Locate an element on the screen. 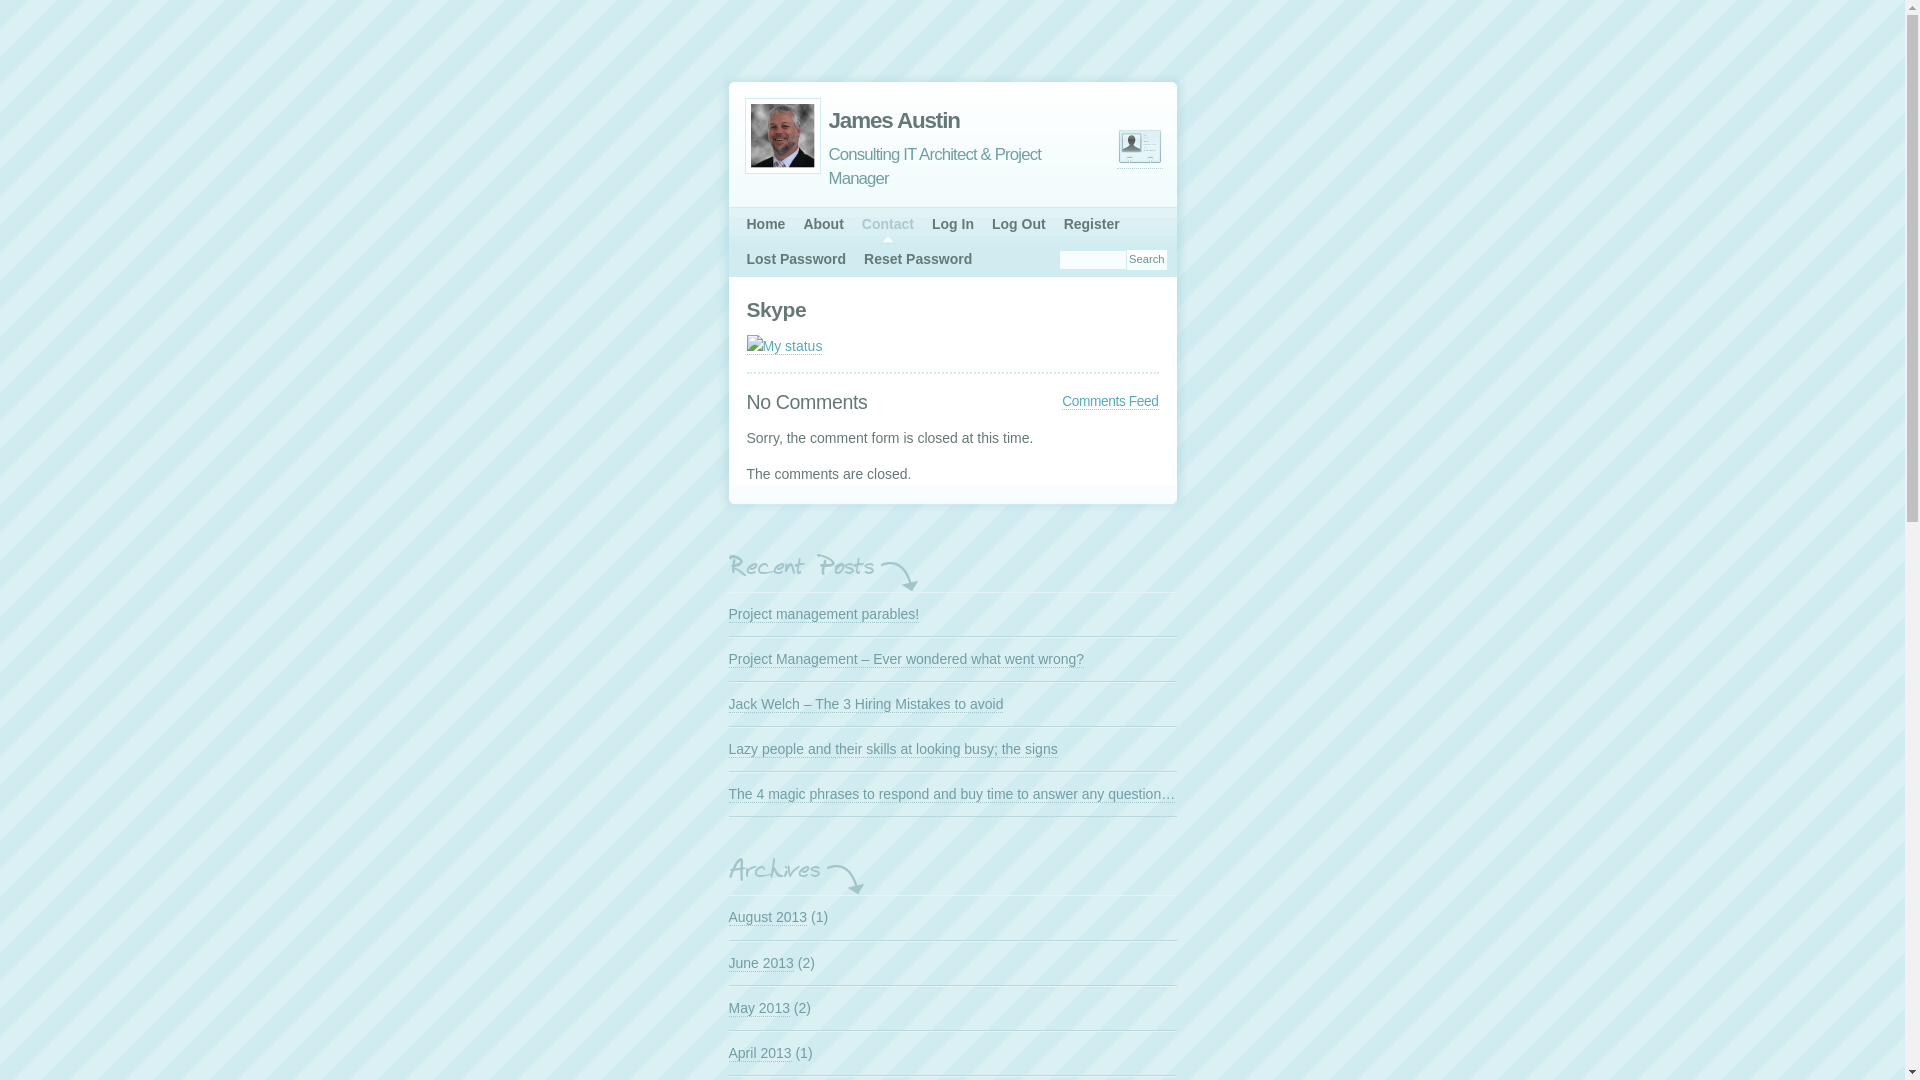 This screenshot has width=1920, height=1080. 'June 2013' is located at coordinates (759, 961).